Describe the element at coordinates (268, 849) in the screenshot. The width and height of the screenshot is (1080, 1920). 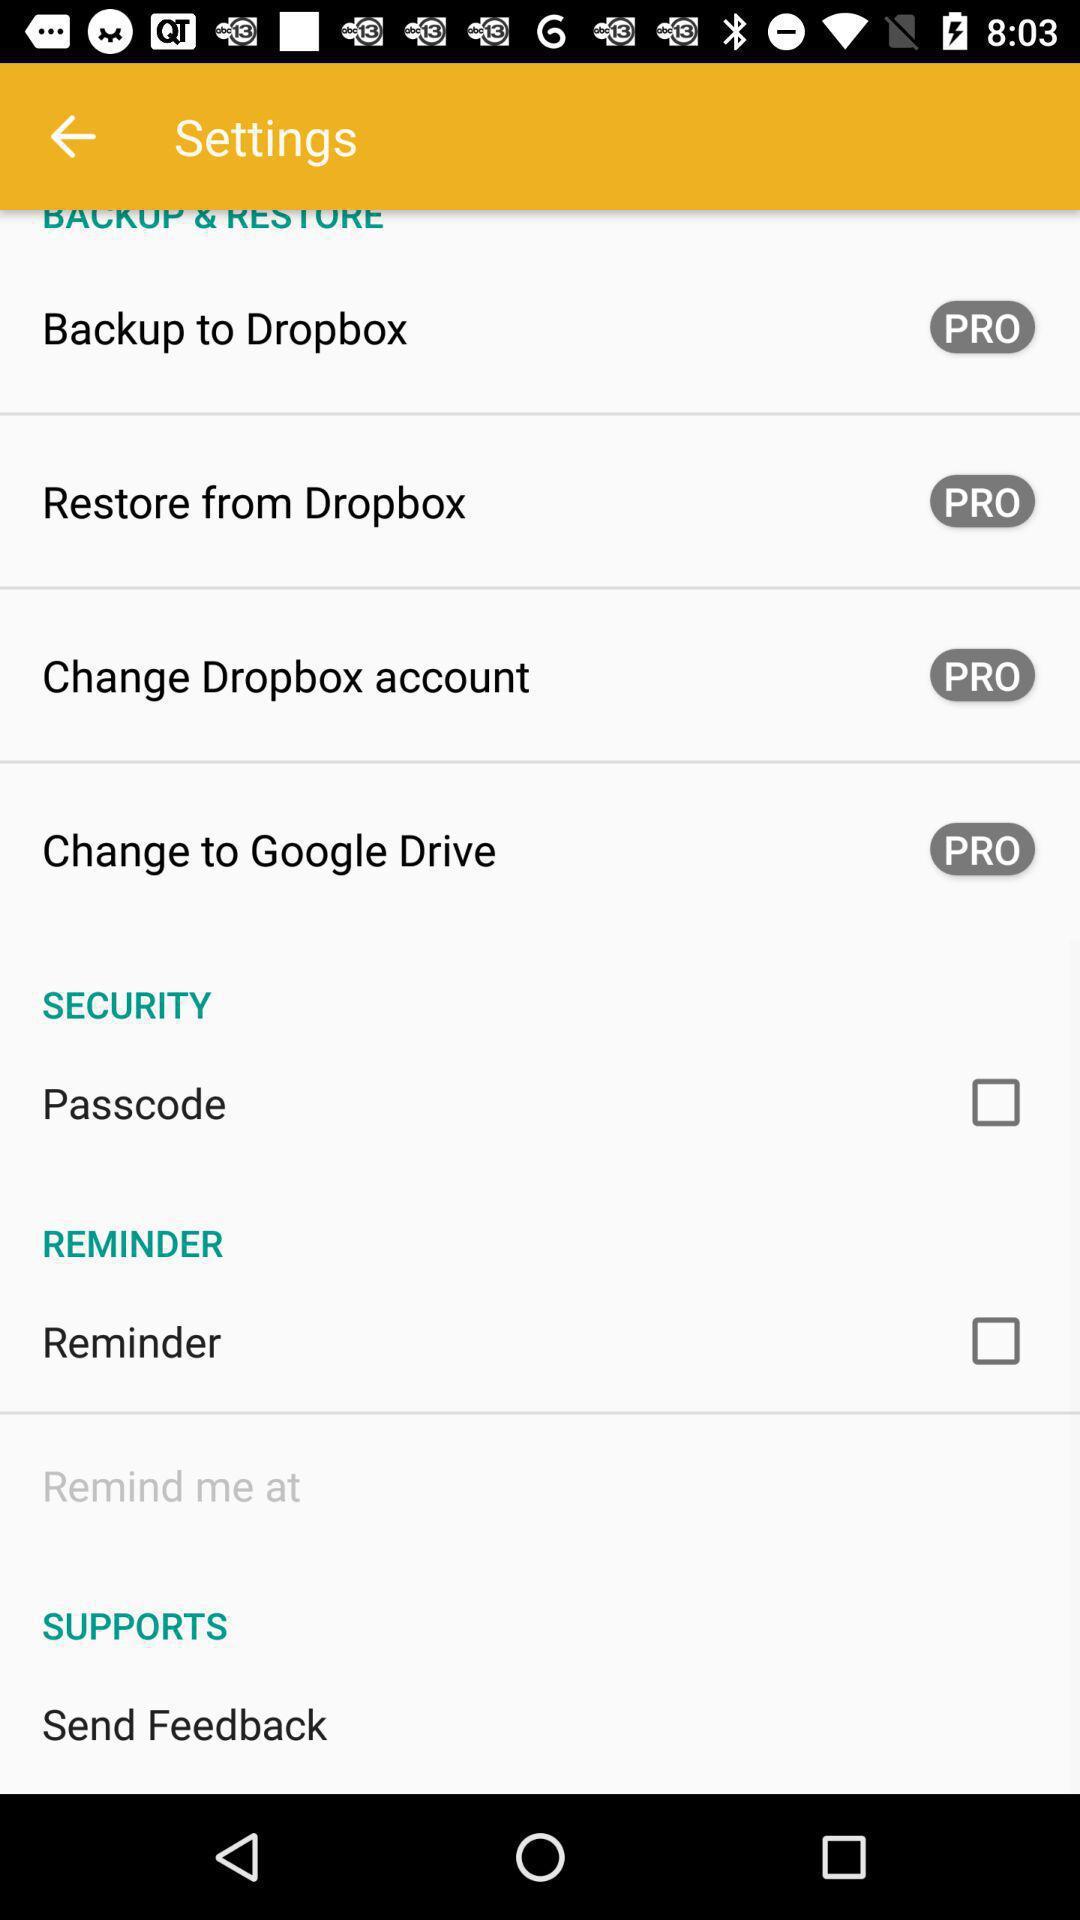
I see `change to google icon` at that location.